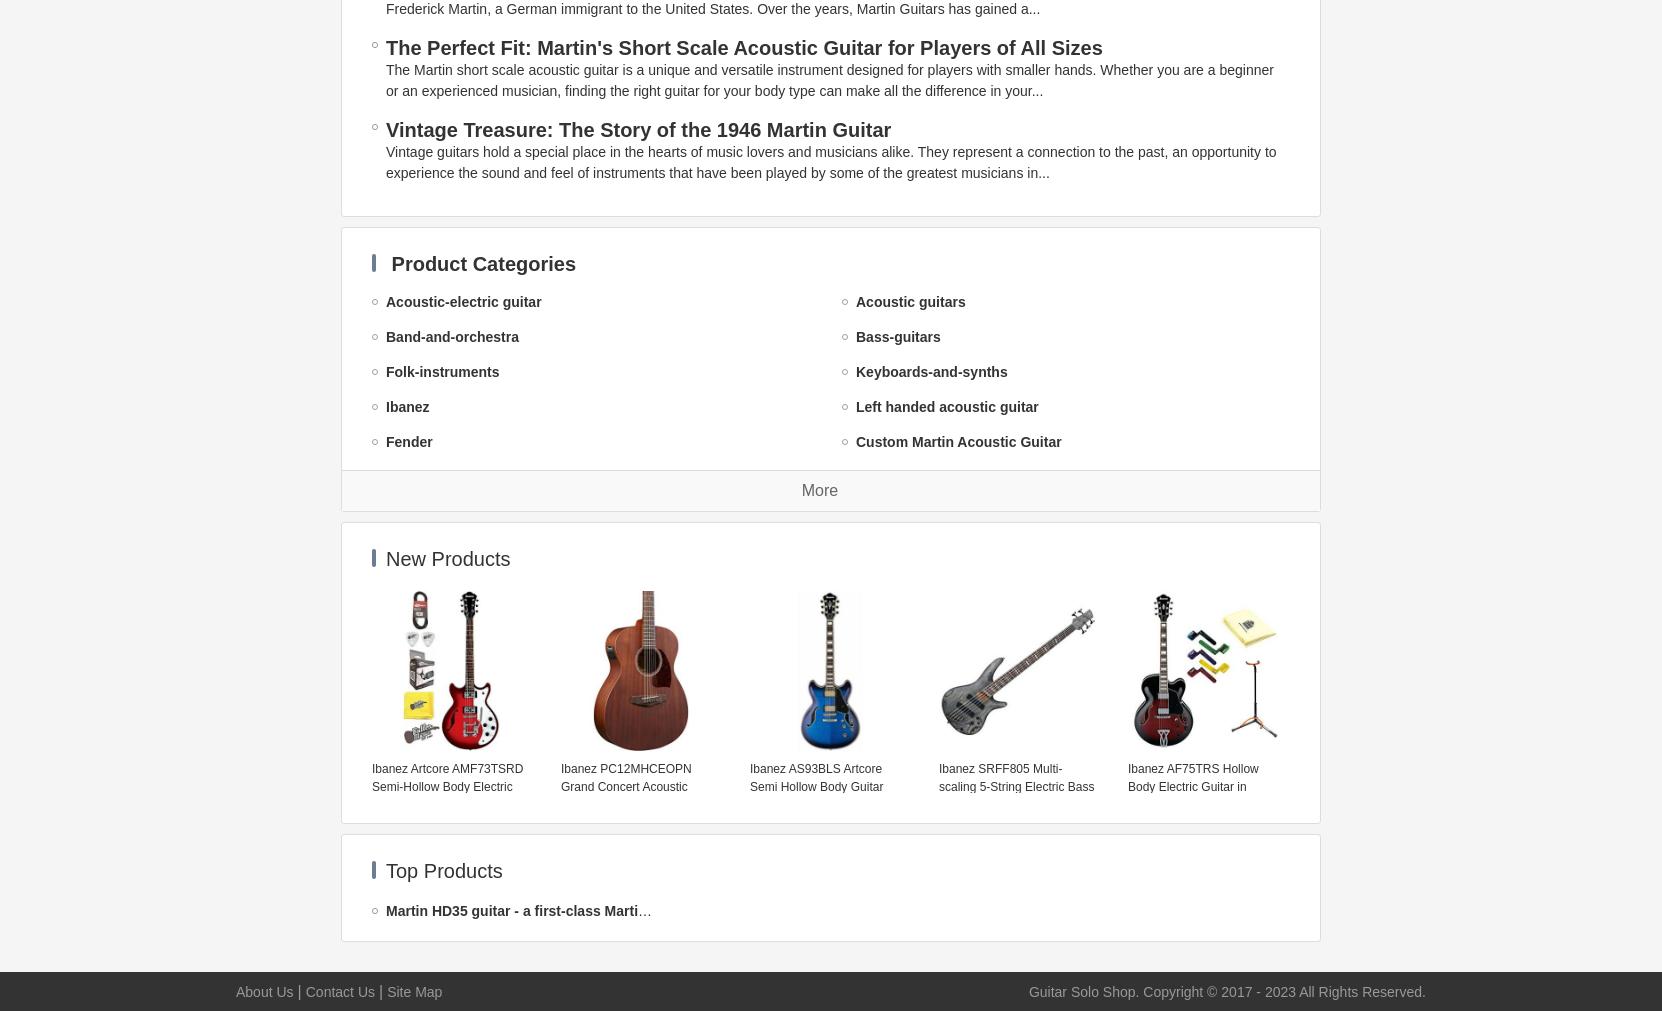 This screenshot has width=1662, height=1011. Describe the element at coordinates (385, 441) in the screenshot. I see `'Fender'` at that location.